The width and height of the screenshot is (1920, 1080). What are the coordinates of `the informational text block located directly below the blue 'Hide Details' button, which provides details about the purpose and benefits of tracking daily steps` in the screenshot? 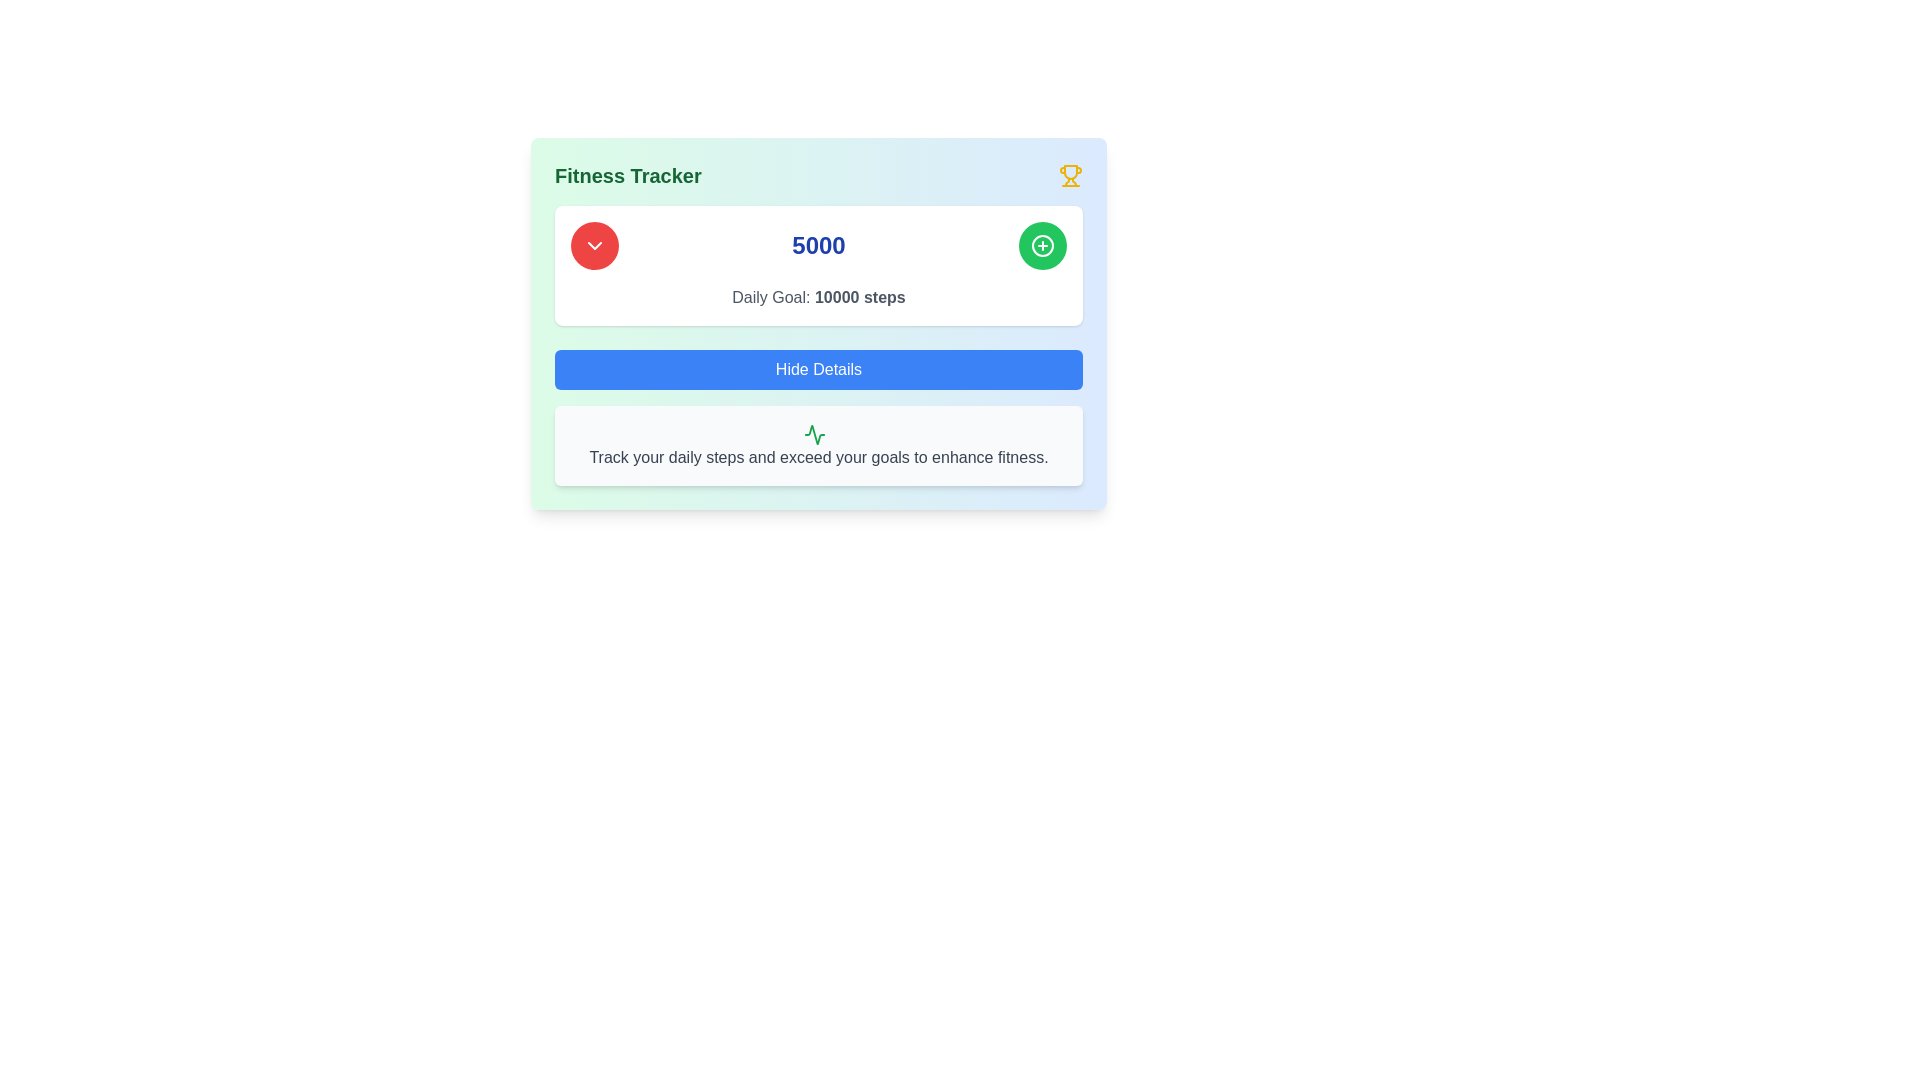 It's located at (819, 445).